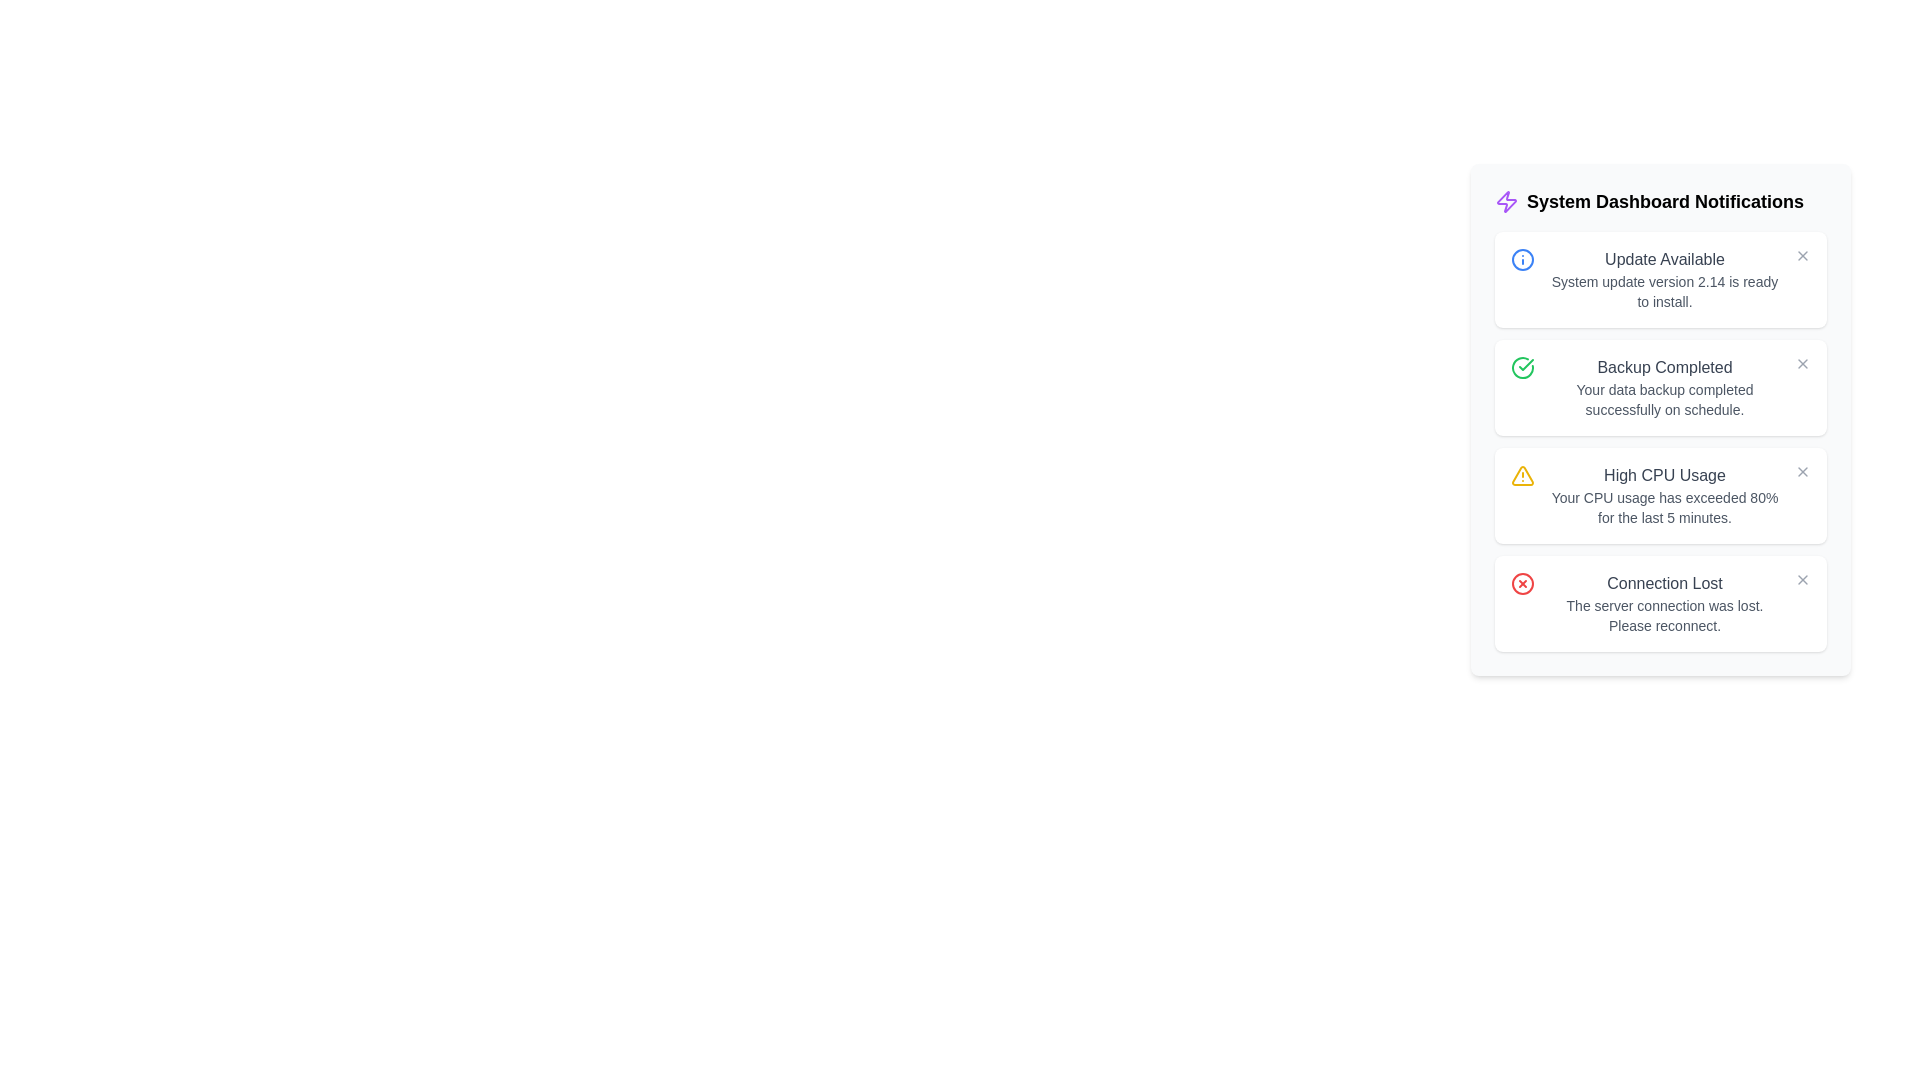  Describe the element at coordinates (1521, 258) in the screenshot. I see `the central blue circle of the information icon located at the top-left of the 'Update Available' notification entry in the right-side panel` at that location.